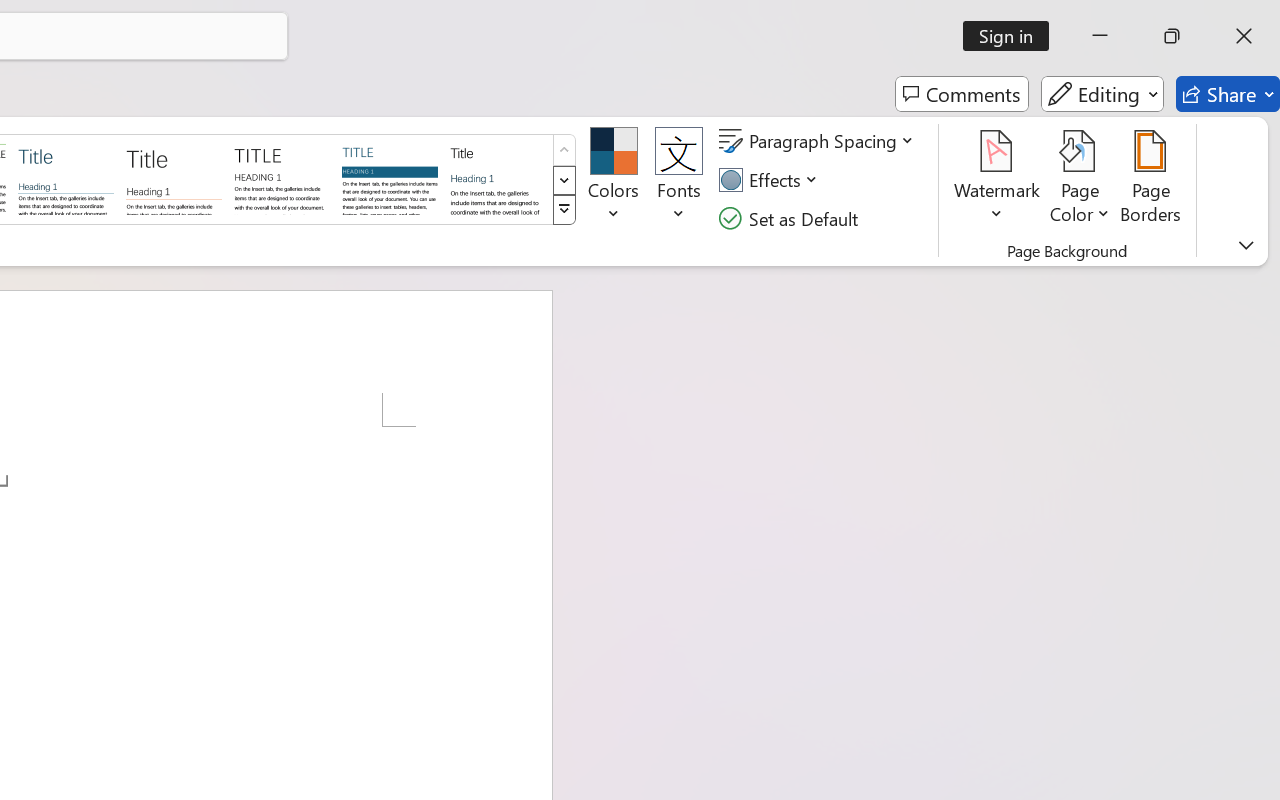 The height and width of the screenshot is (800, 1280). Describe the element at coordinates (790, 218) in the screenshot. I see `'Set as Default'` at that location.